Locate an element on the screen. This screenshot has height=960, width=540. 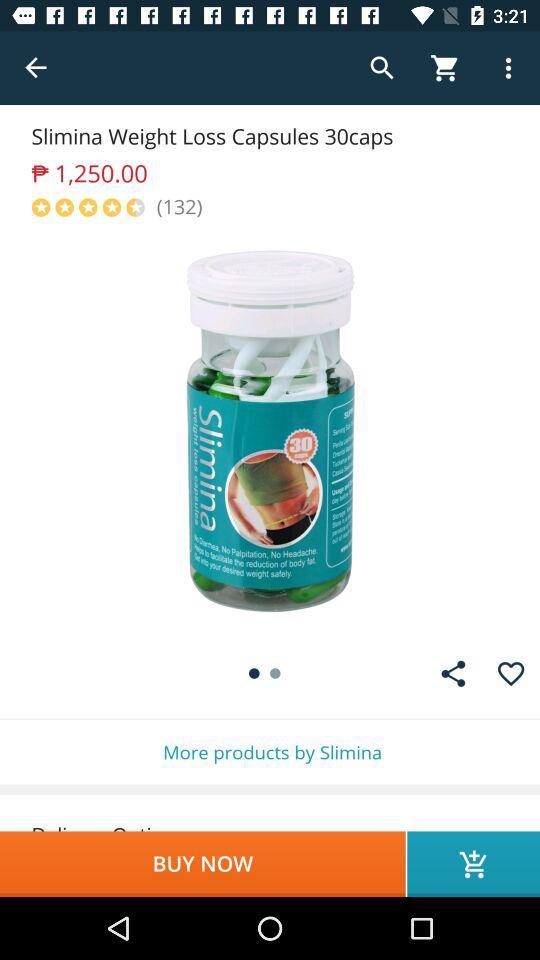
the share icon is located at coordinates (453, 673).